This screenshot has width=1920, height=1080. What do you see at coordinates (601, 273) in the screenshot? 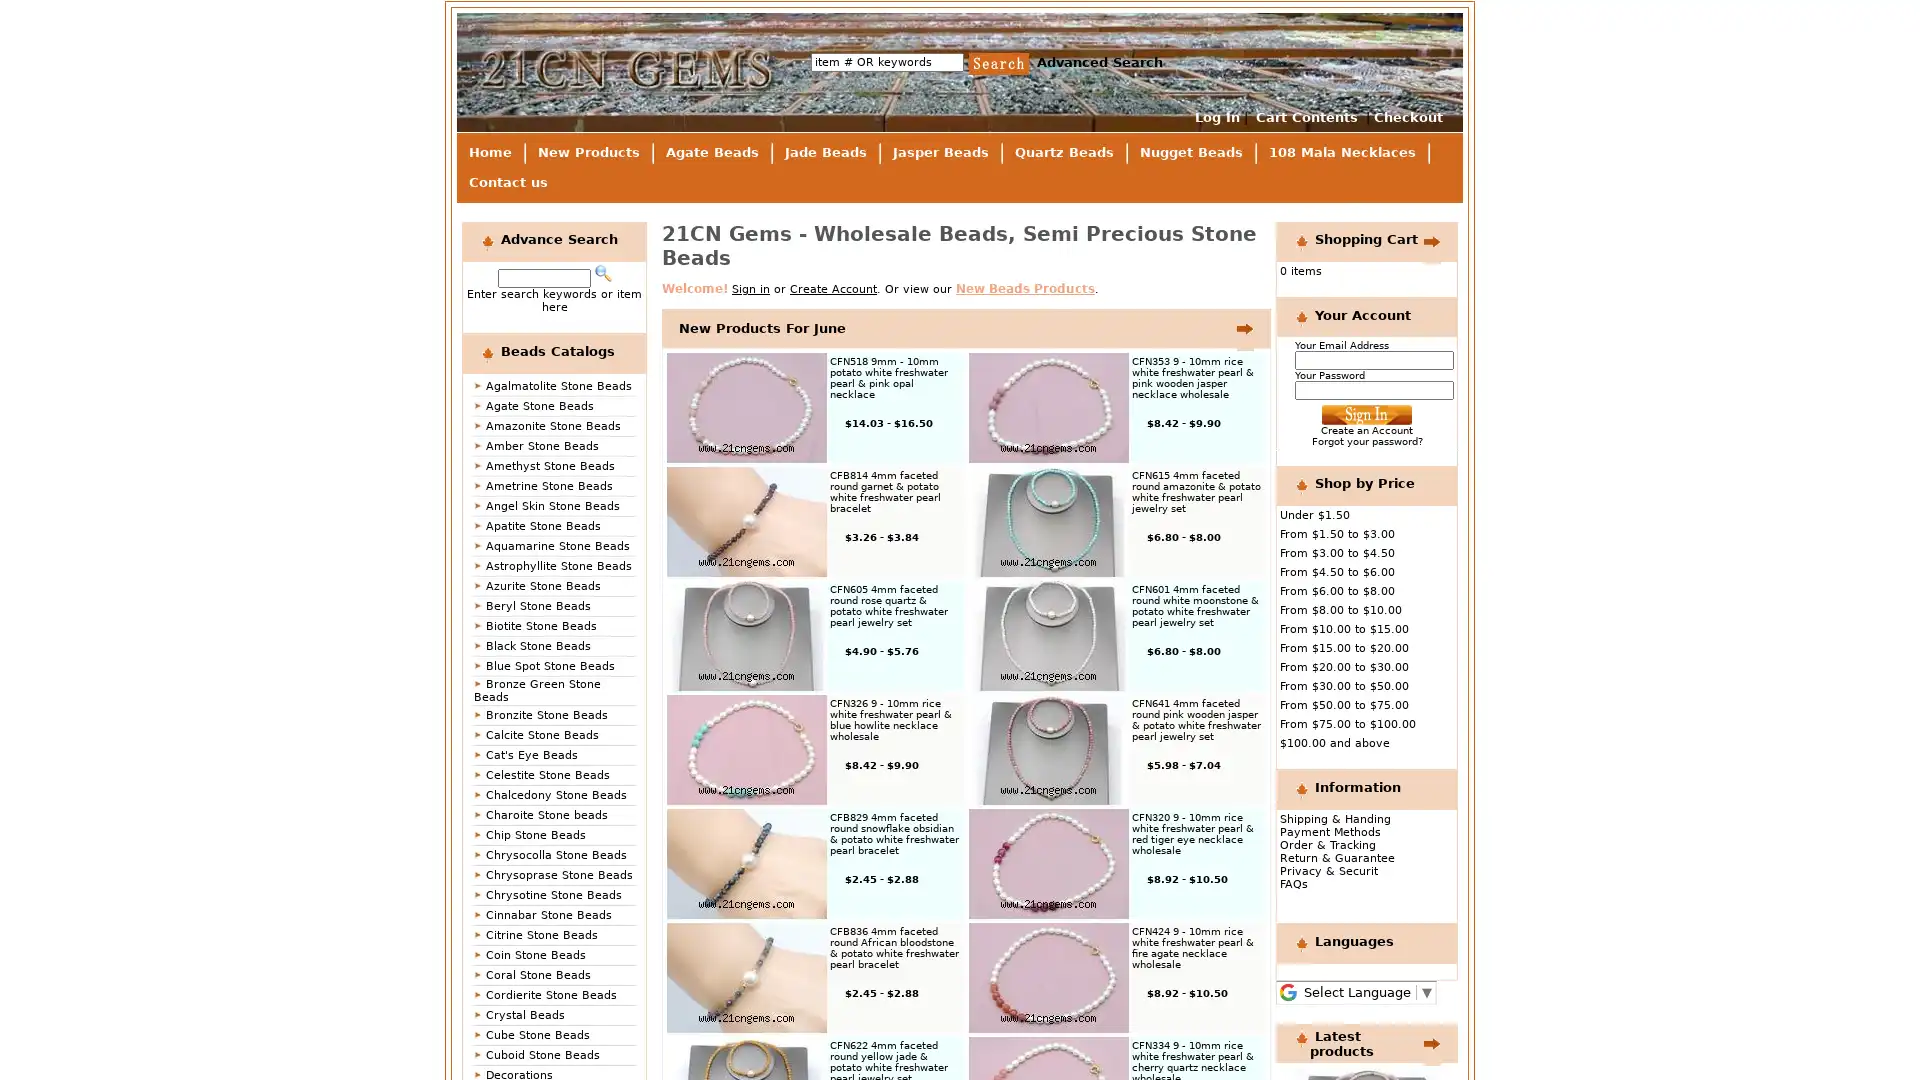
I see `BOX_HEADING_SEARCH` at bounding box center [601, 273].